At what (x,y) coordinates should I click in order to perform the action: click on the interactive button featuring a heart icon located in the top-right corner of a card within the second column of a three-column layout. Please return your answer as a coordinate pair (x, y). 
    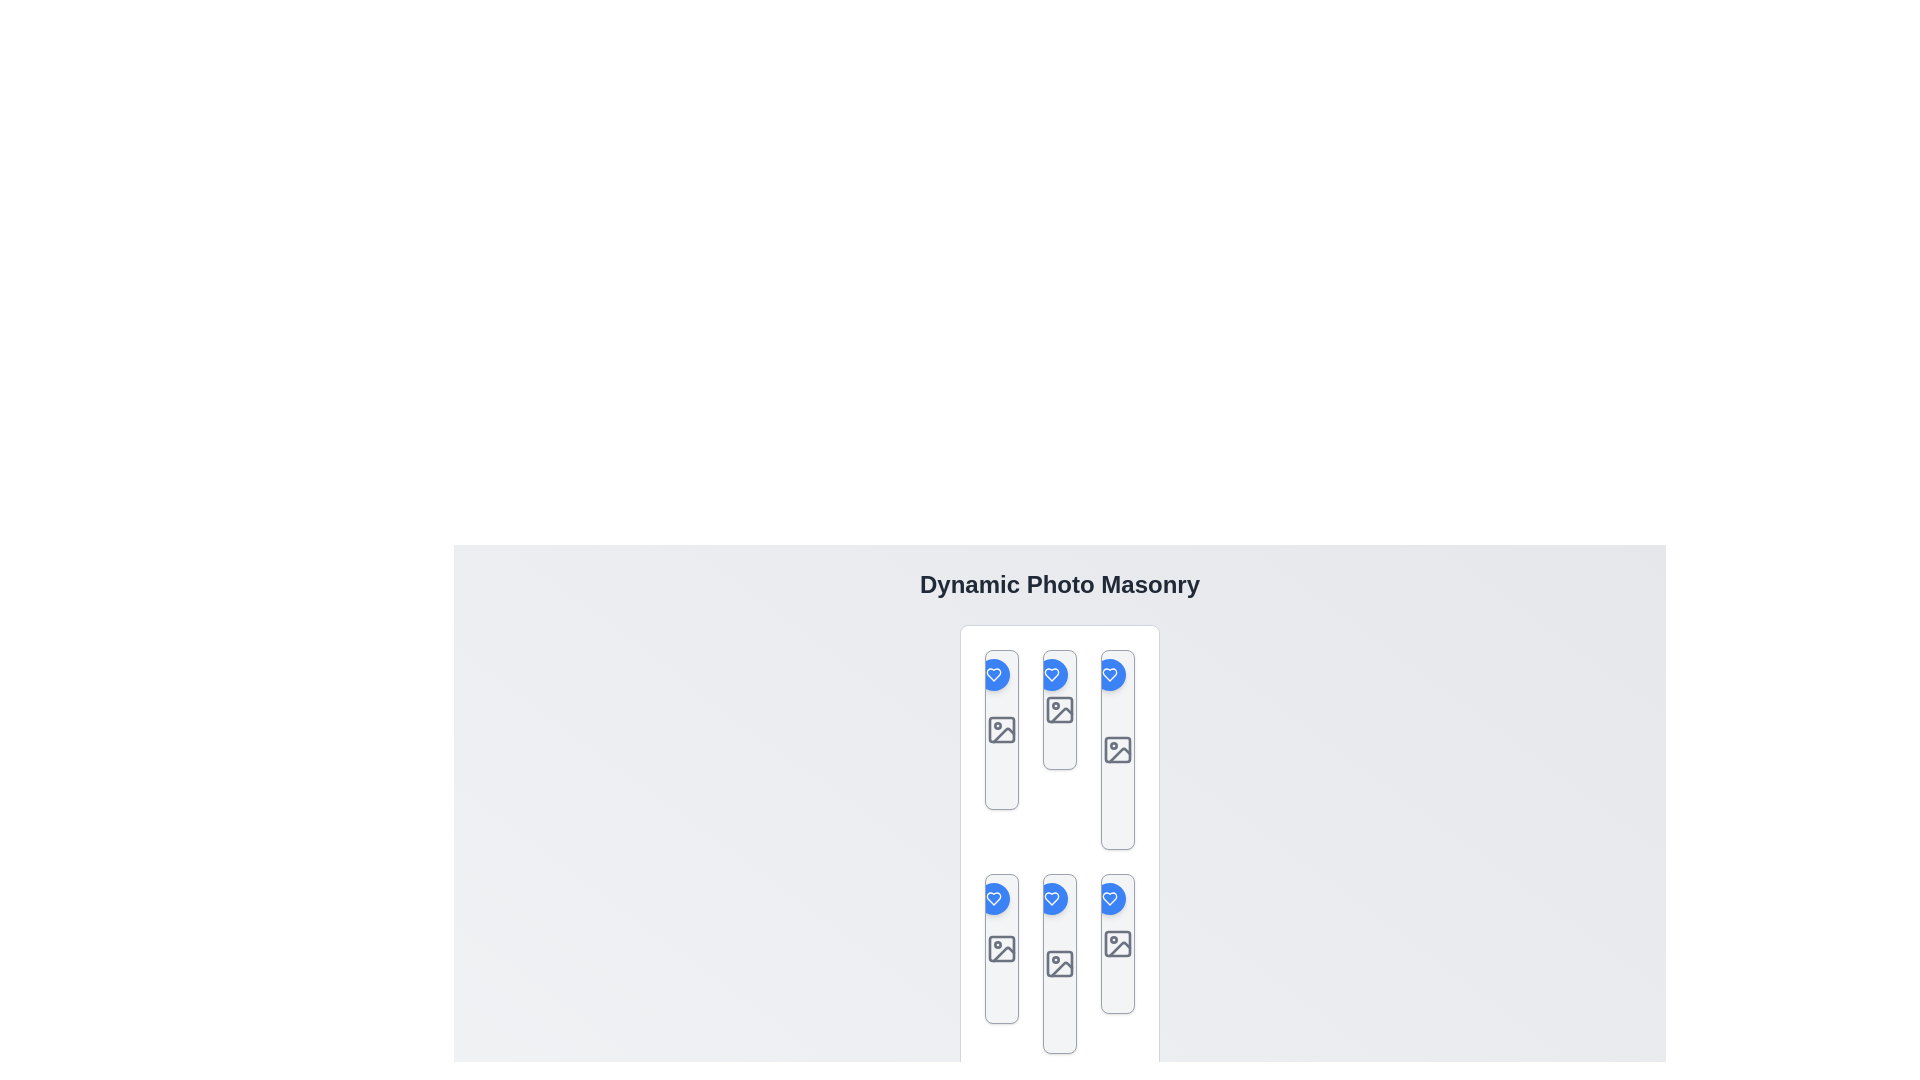
    Looking at the image, I should click on (1108, 675).